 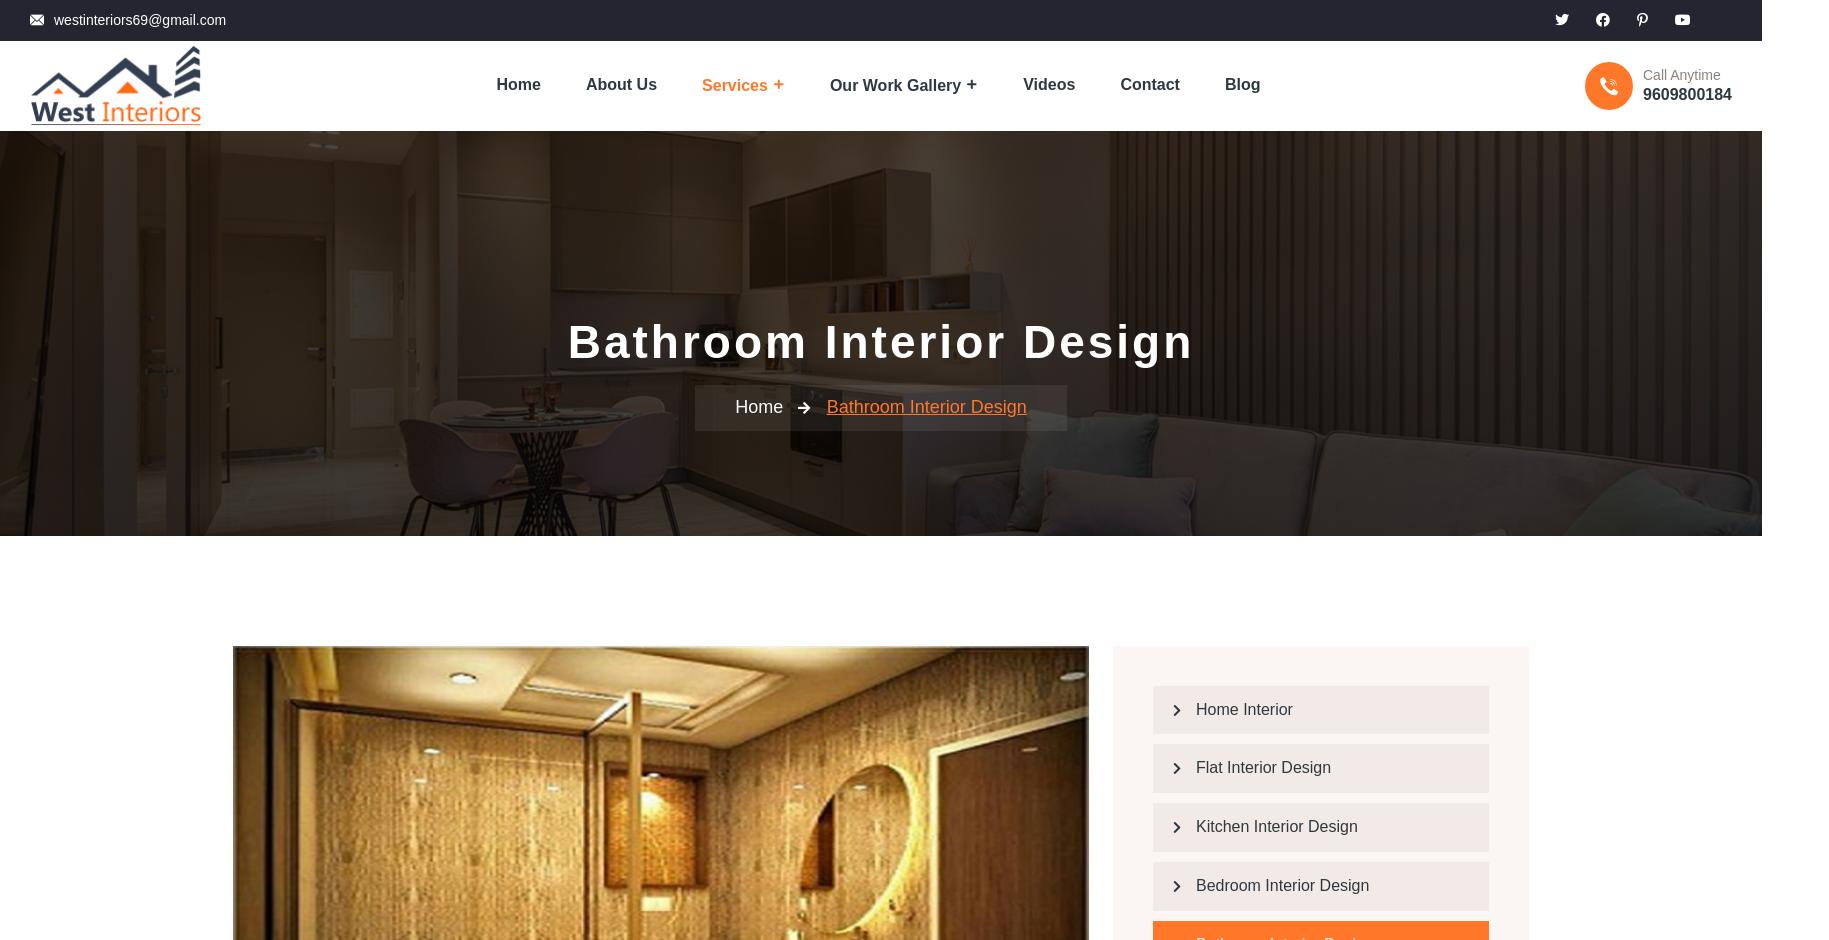 What do you see at coordinates (428, 545) in the screenshot?
I see `'We assure you complete our work with in a proper time, and we are very conscious for this also. It is our responsibility to complete the work within a proper time slot.'` at bounding box center [428, 545].